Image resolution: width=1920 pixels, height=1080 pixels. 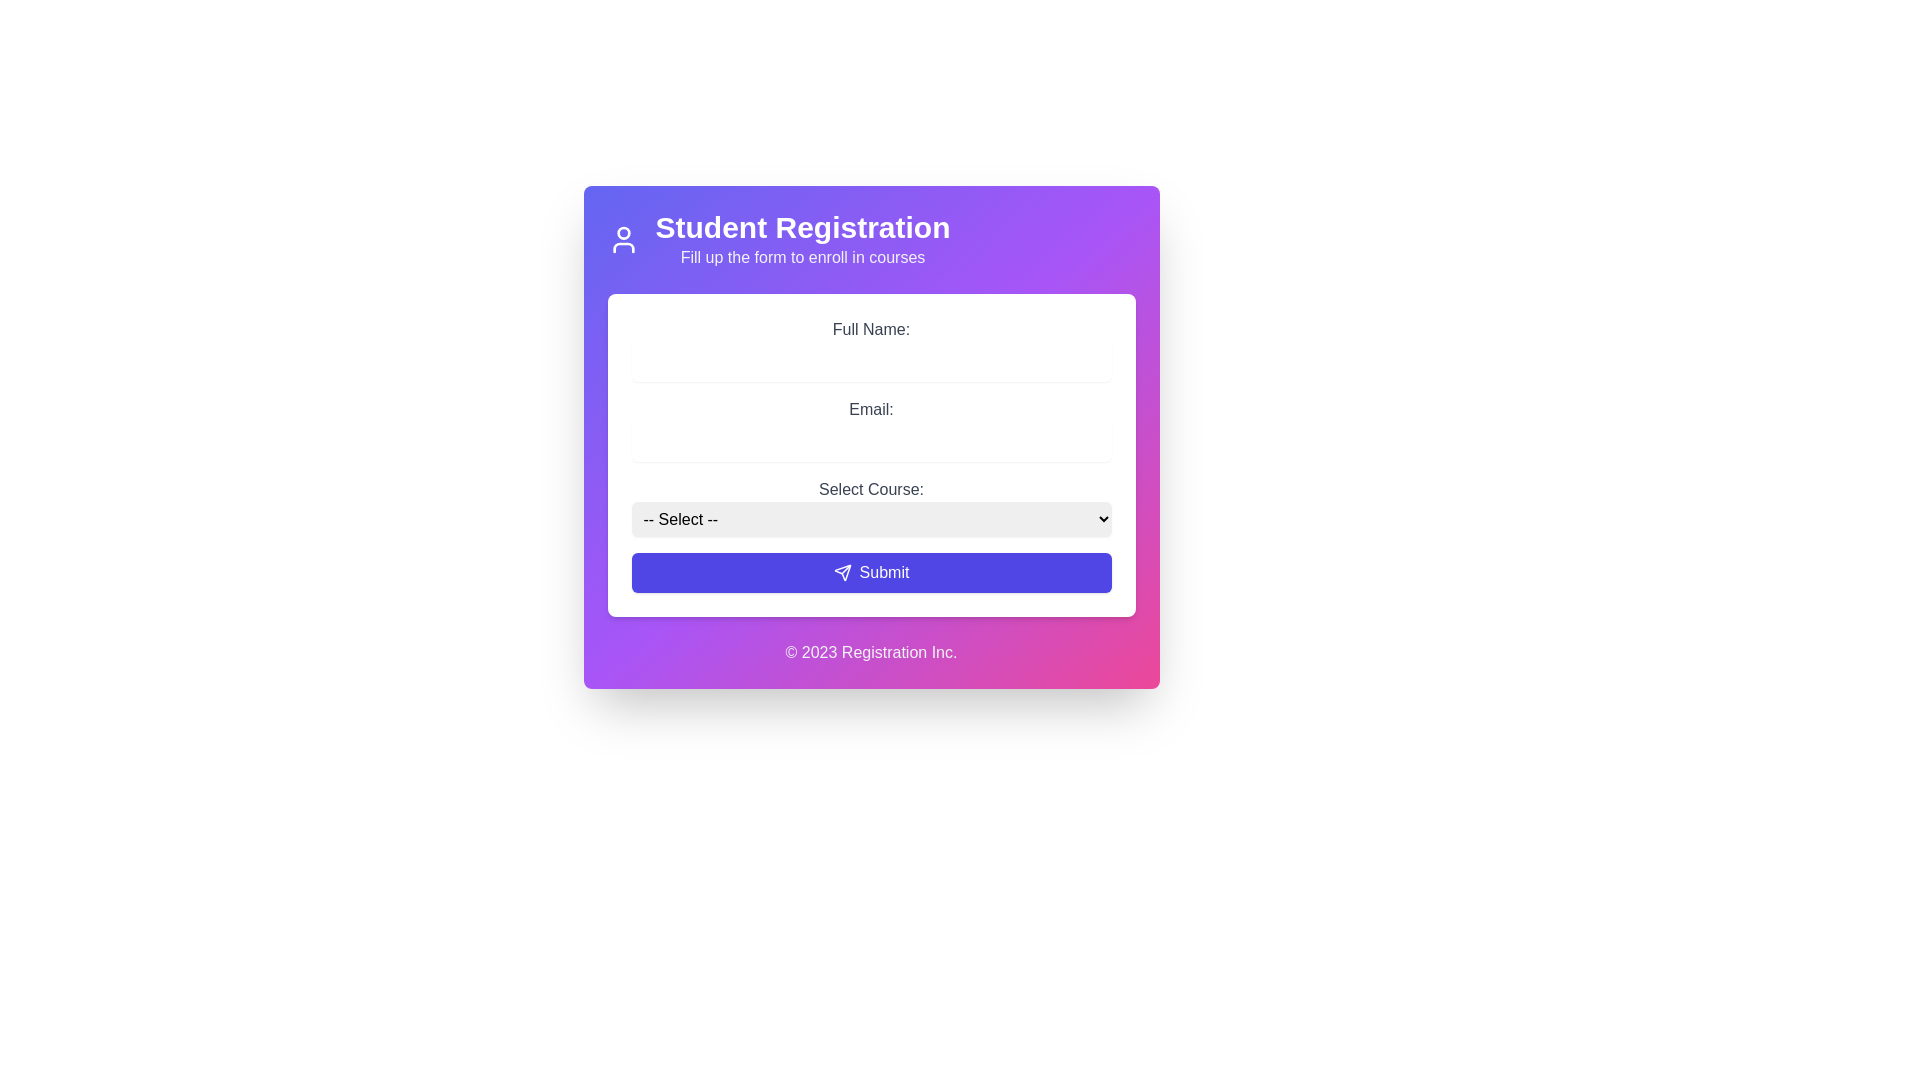 What do you see at coordinates (802, 257) in the screenshot?
I see `the informational text element that instructs users to 'Fill up the form to enroll in courses', styled in light gray on a purple gradient background, located below the 'Student Registration' heading` at bounding box center [802, 257].